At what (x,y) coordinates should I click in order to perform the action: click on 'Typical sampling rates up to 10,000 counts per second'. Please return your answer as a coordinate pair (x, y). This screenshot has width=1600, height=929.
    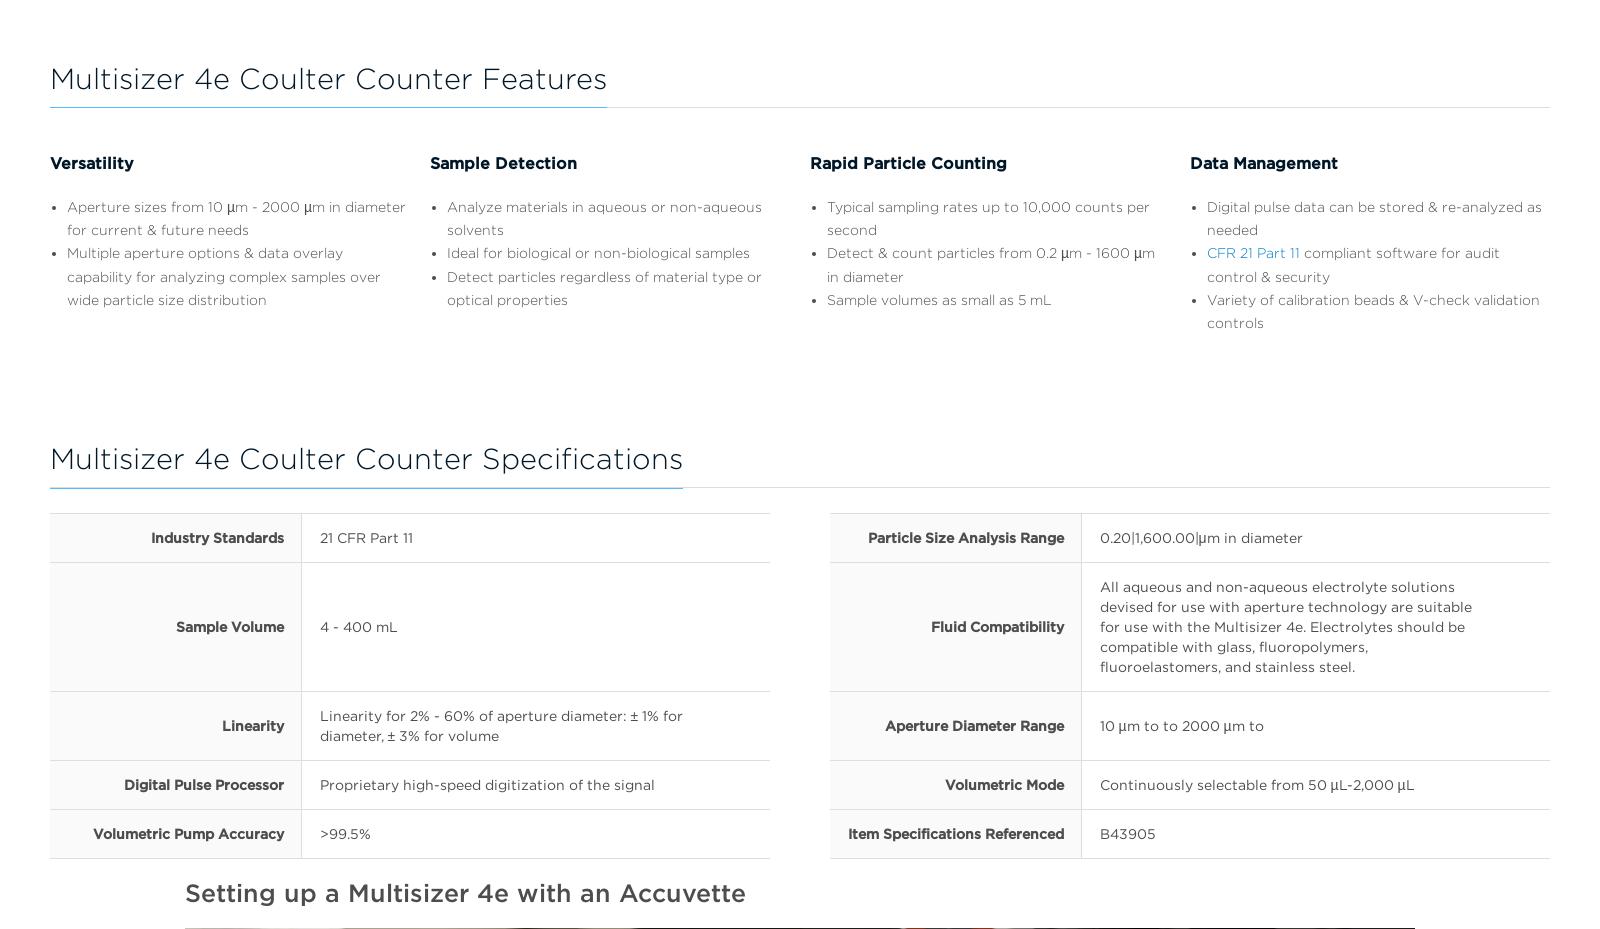
    Looking at the image, I should click on (987, 217).